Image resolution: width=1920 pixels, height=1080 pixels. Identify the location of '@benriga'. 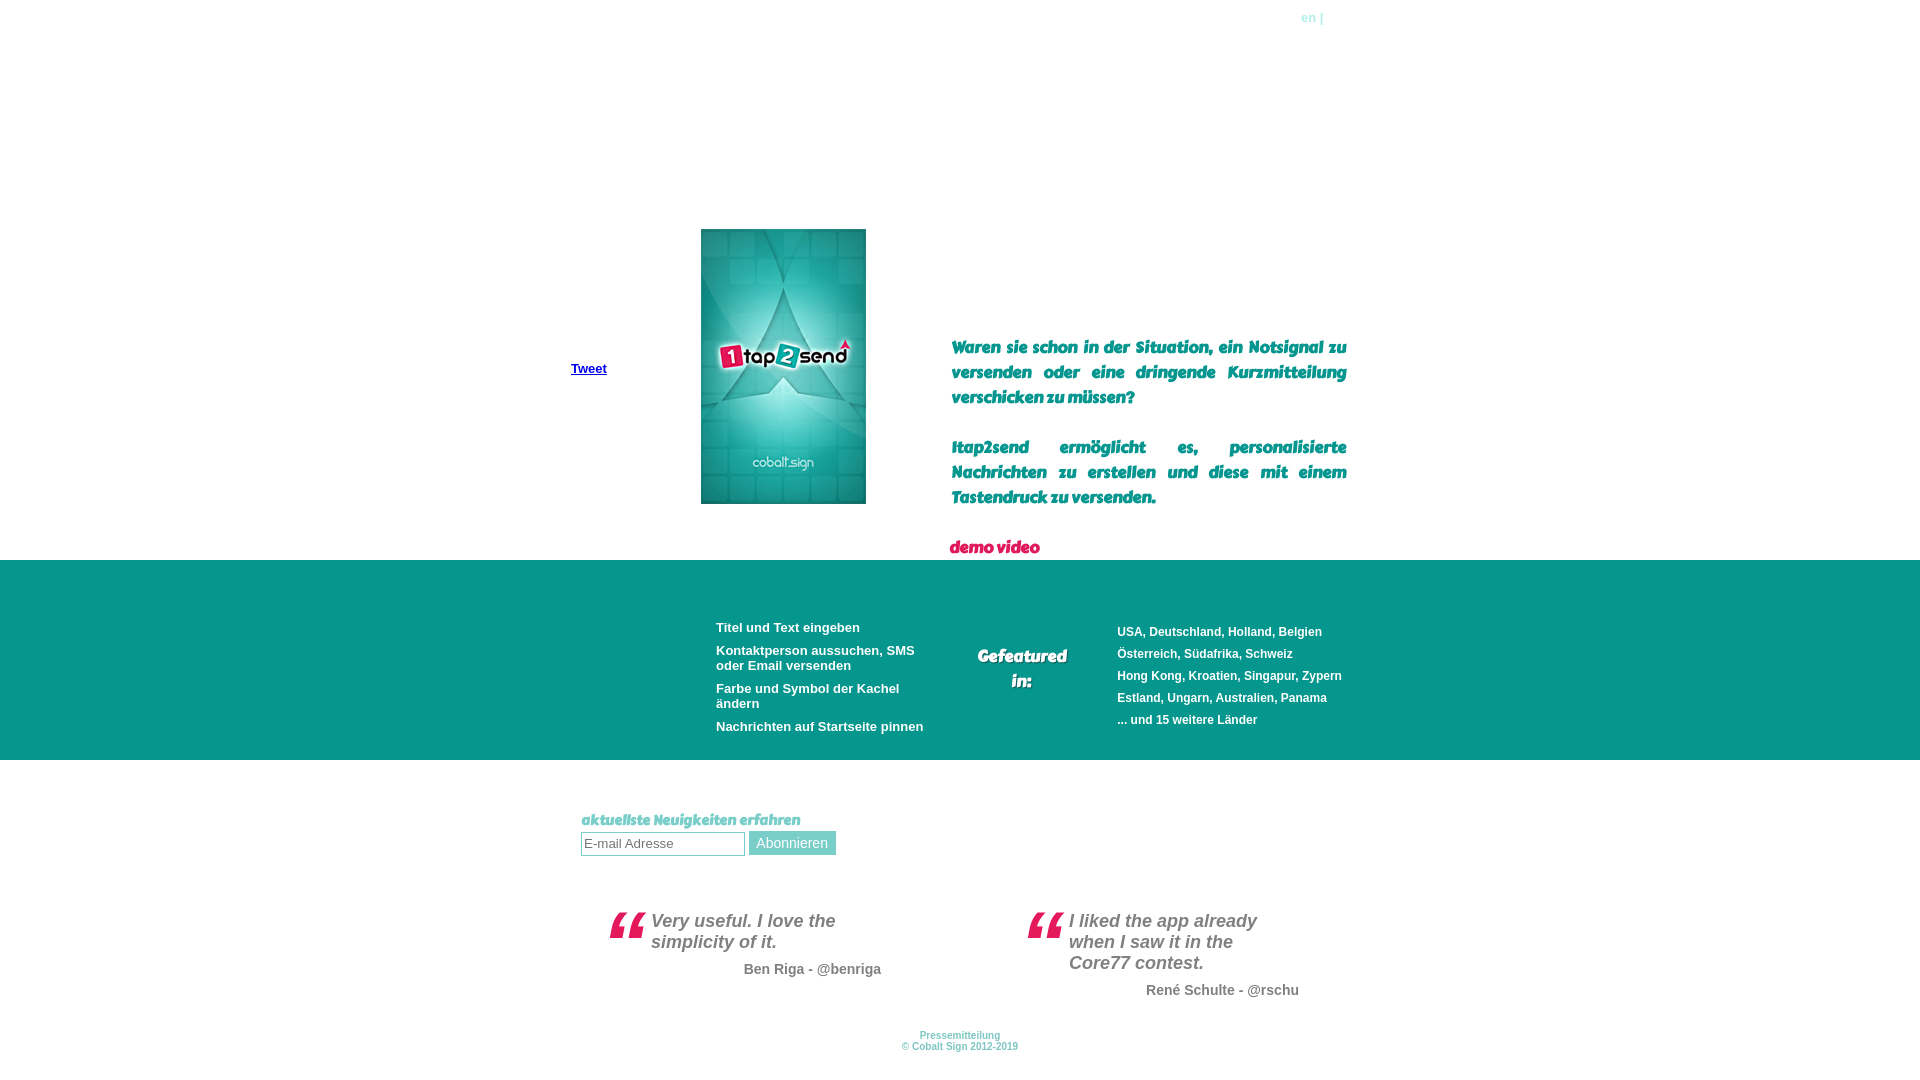
(816, 967).